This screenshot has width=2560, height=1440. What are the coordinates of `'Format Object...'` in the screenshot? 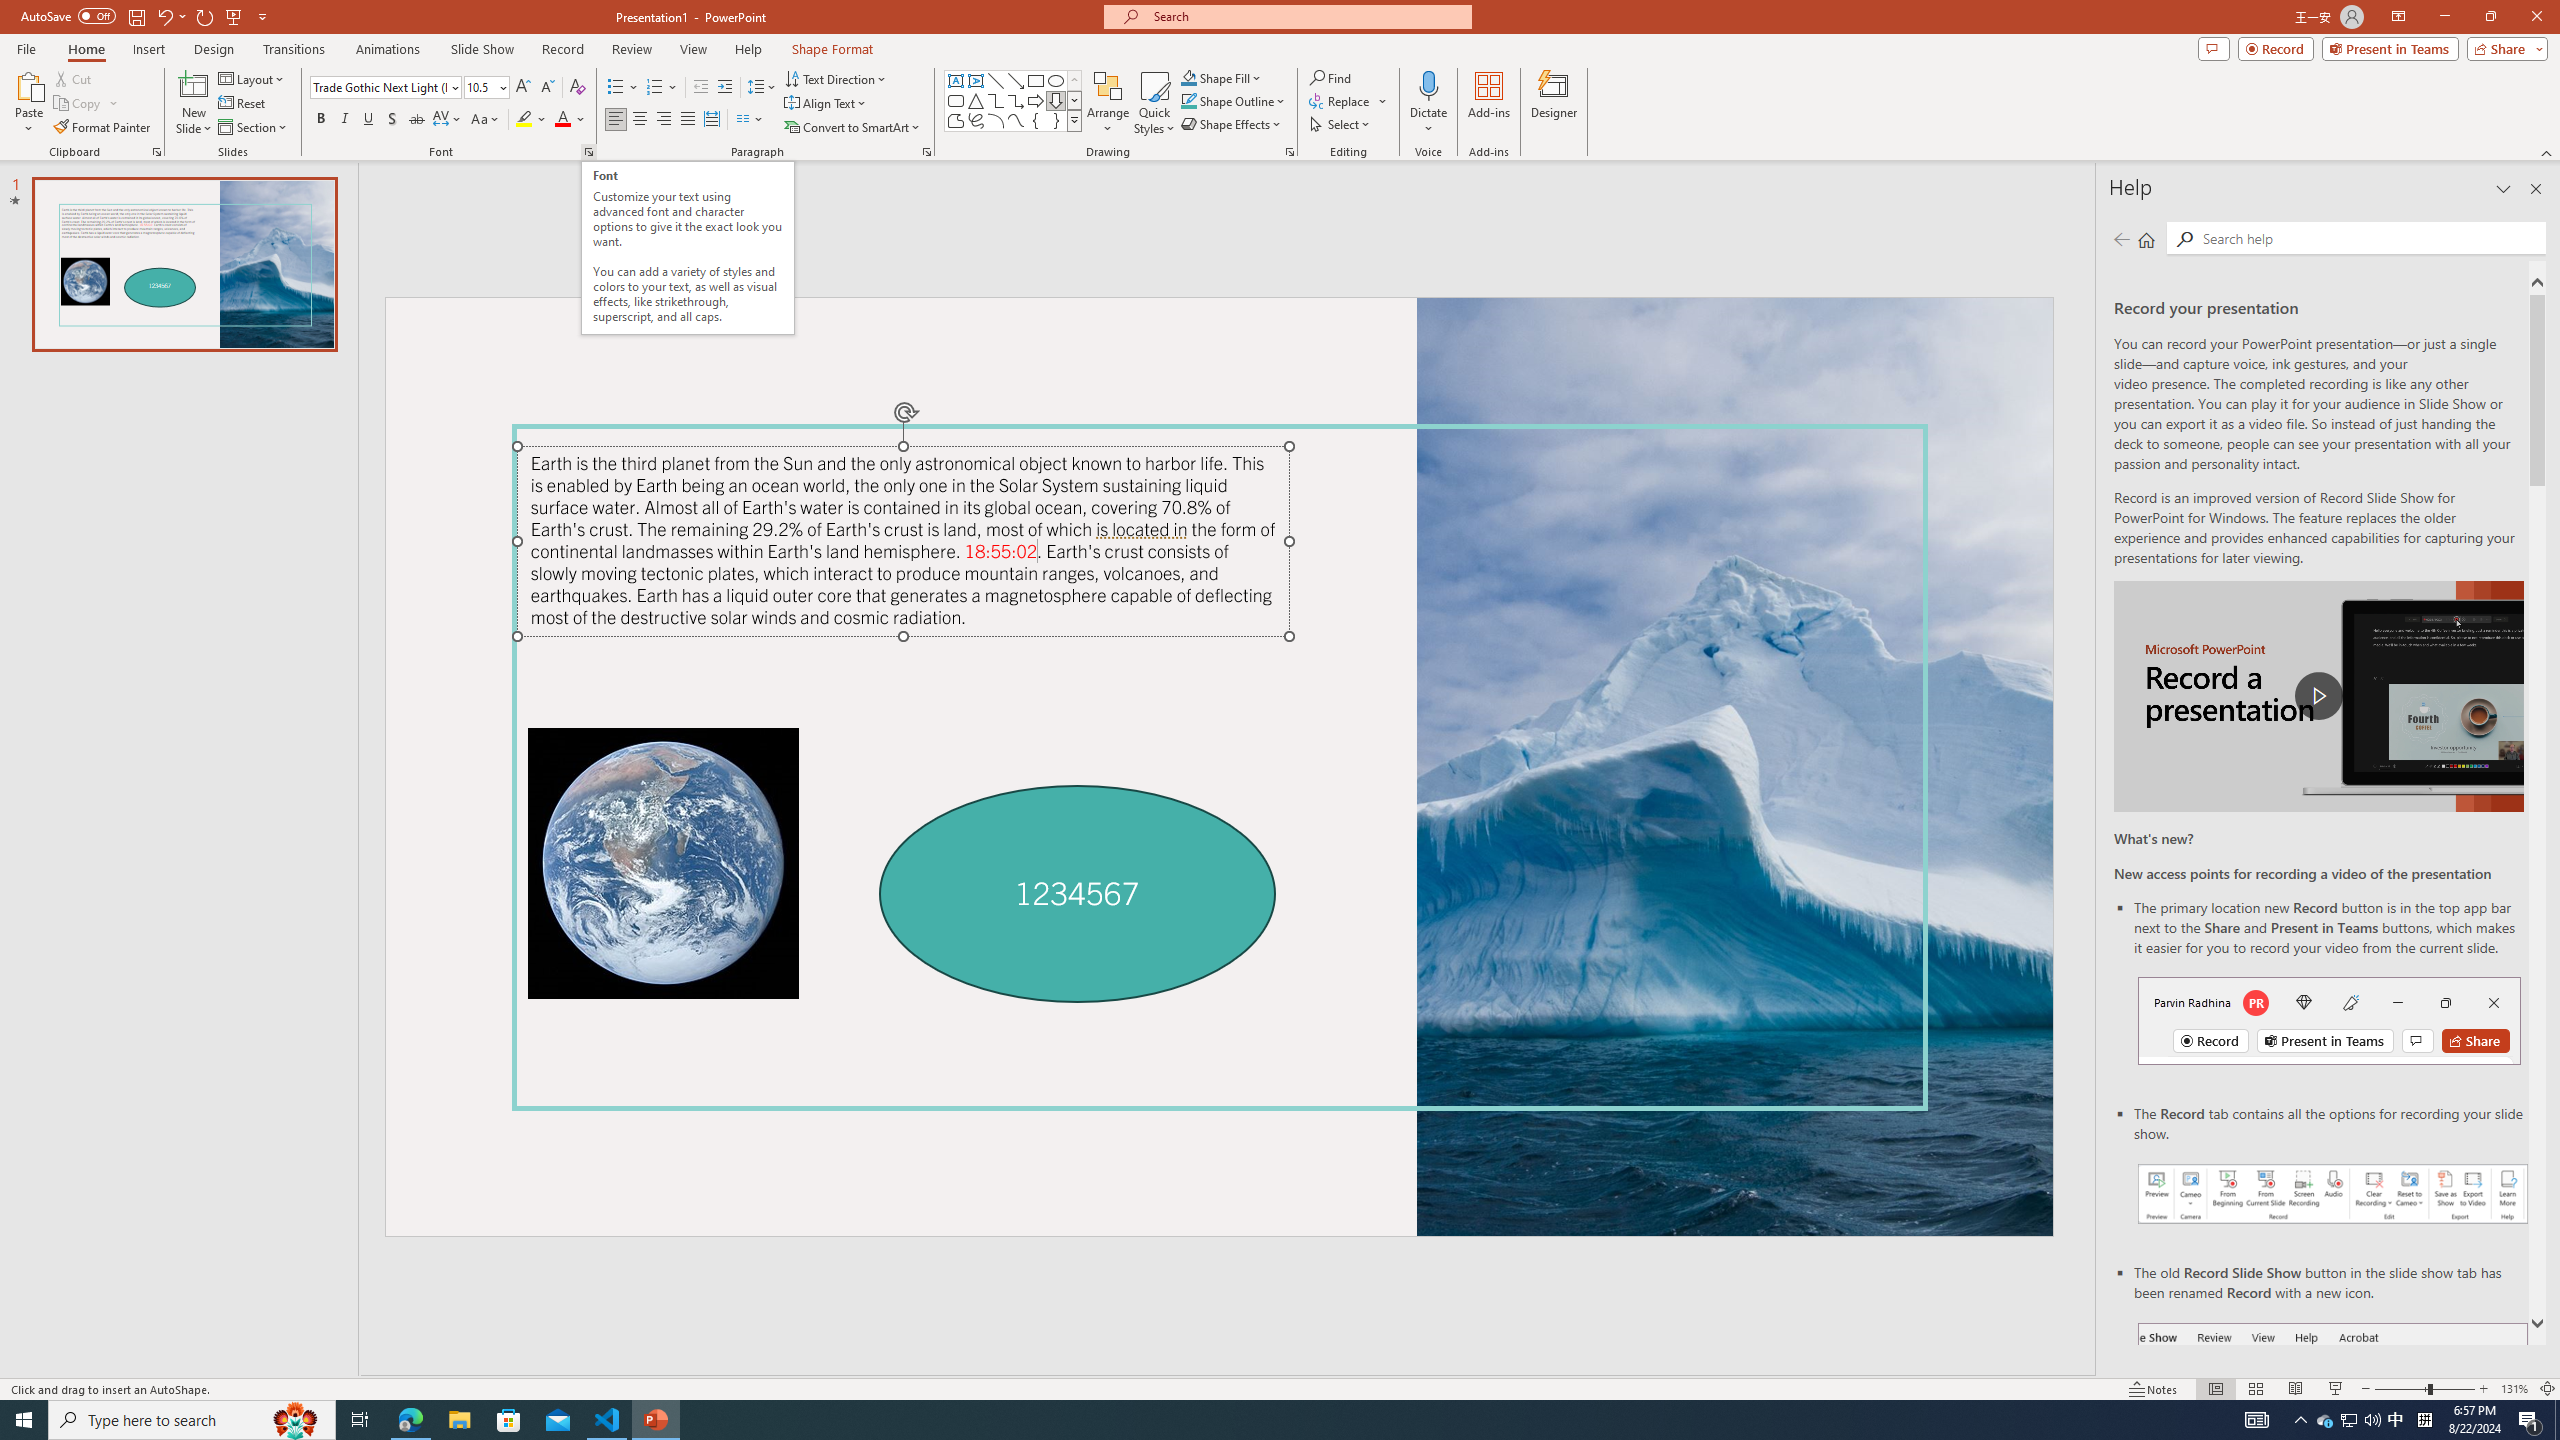 It's located at (1289, 150).